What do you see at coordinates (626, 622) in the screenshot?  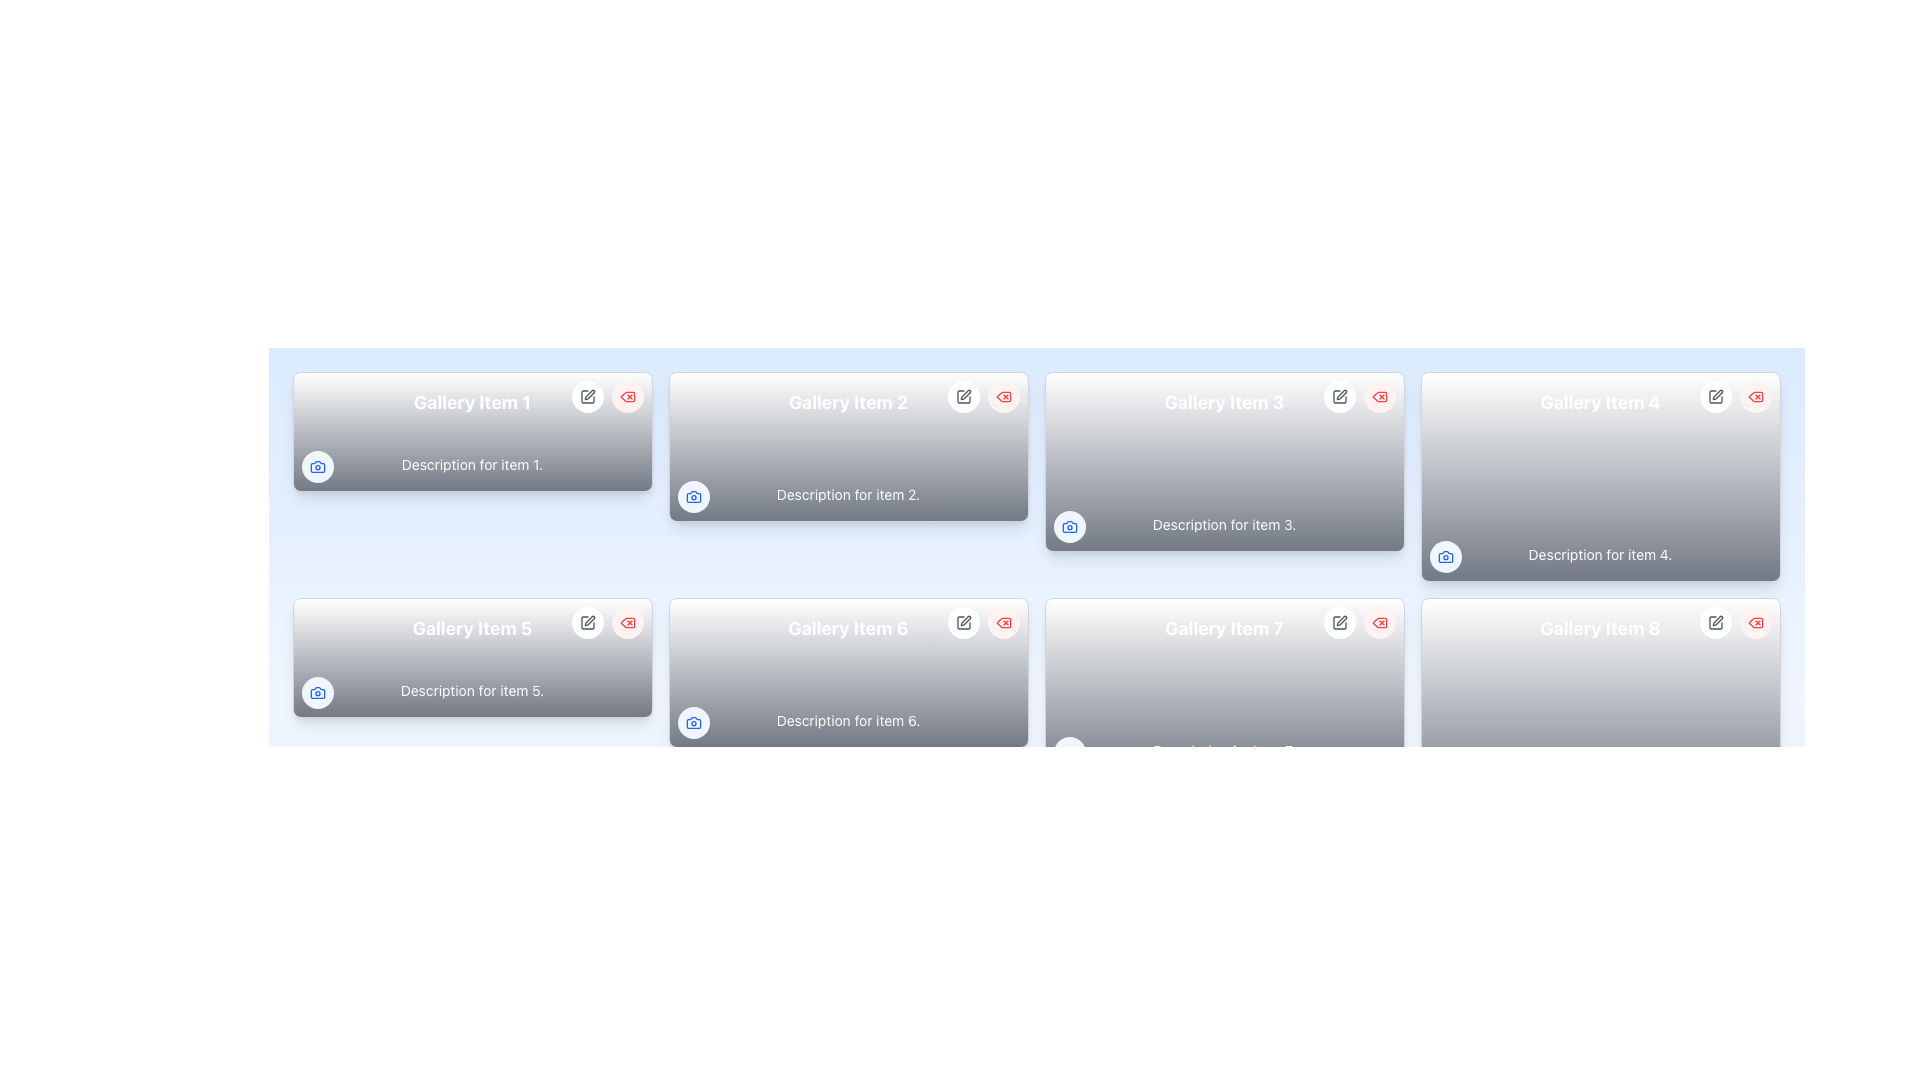 I see `the delete icon located at the top-right corner of the gallery item card` at bounding box center [626, 622].